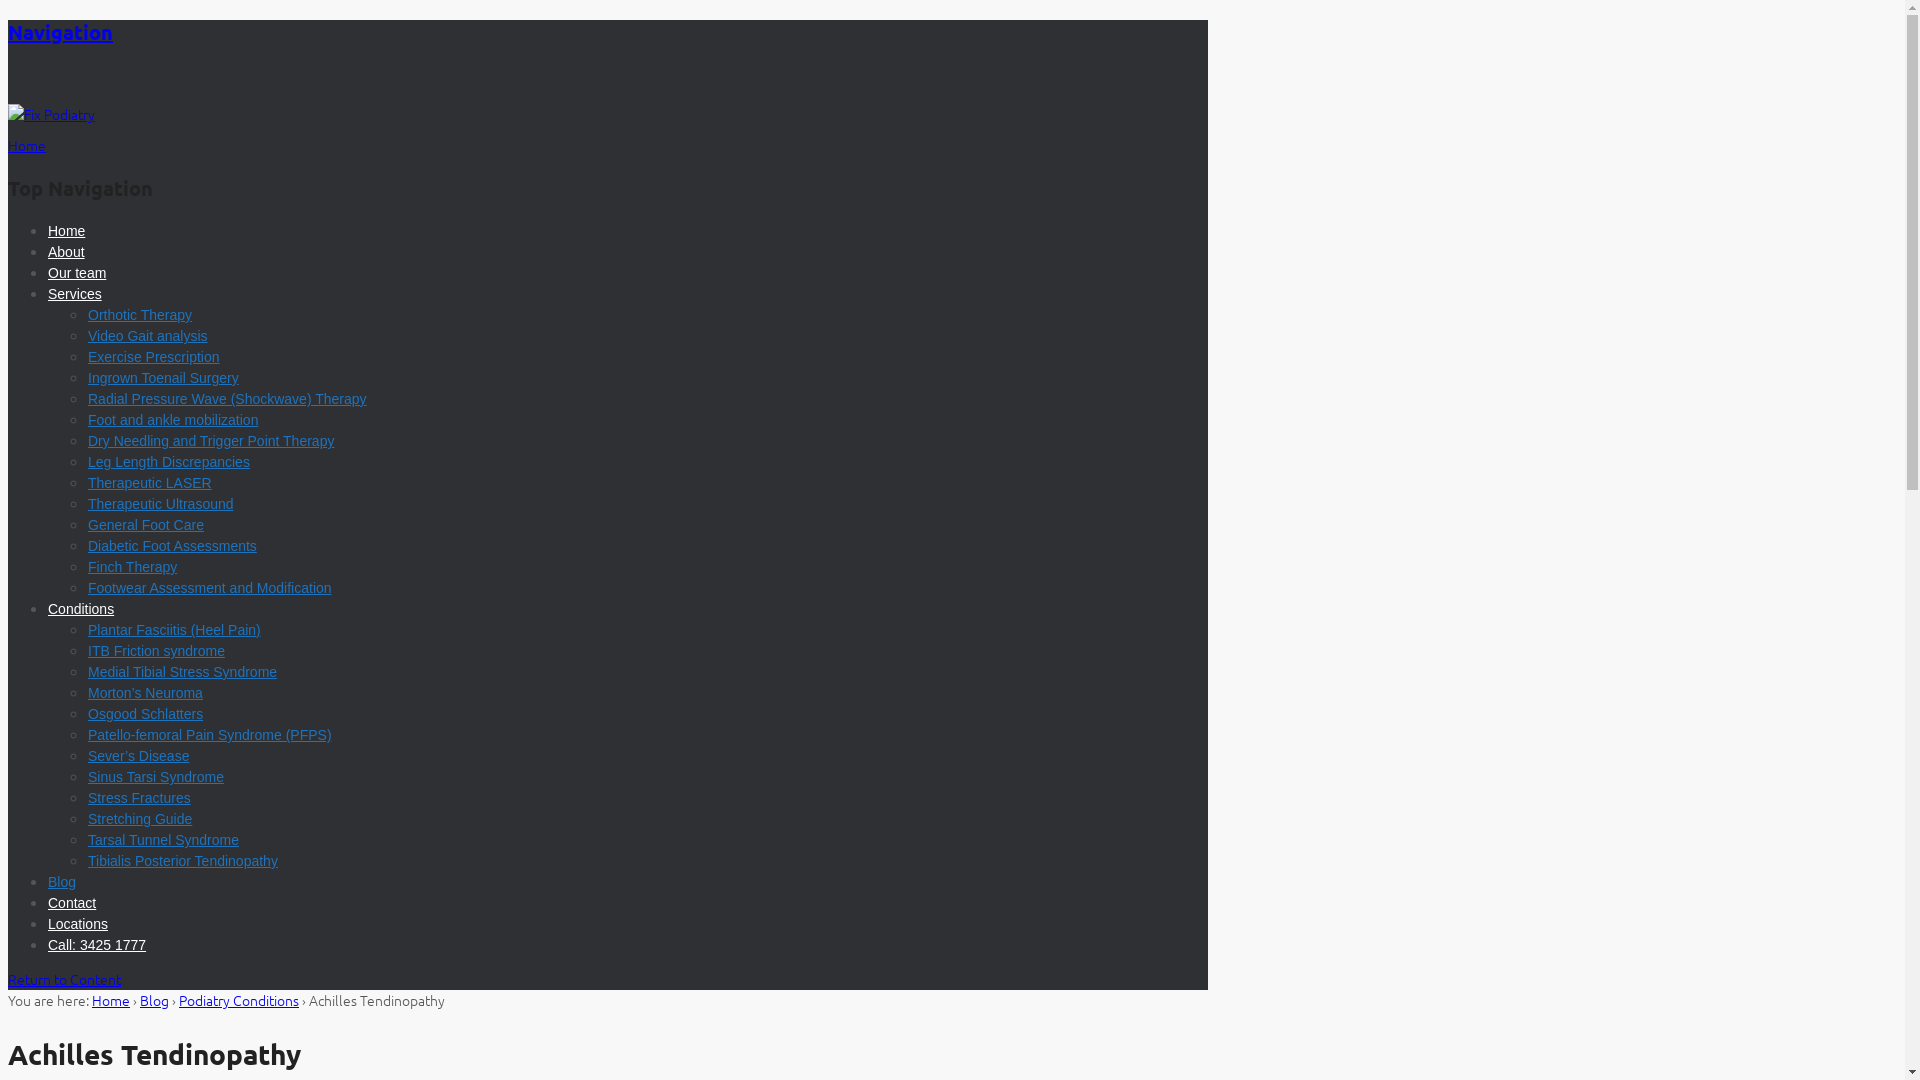  Describe the element at coordinates (76, 273) in the screenshot. I see `'Our team'` at that location.